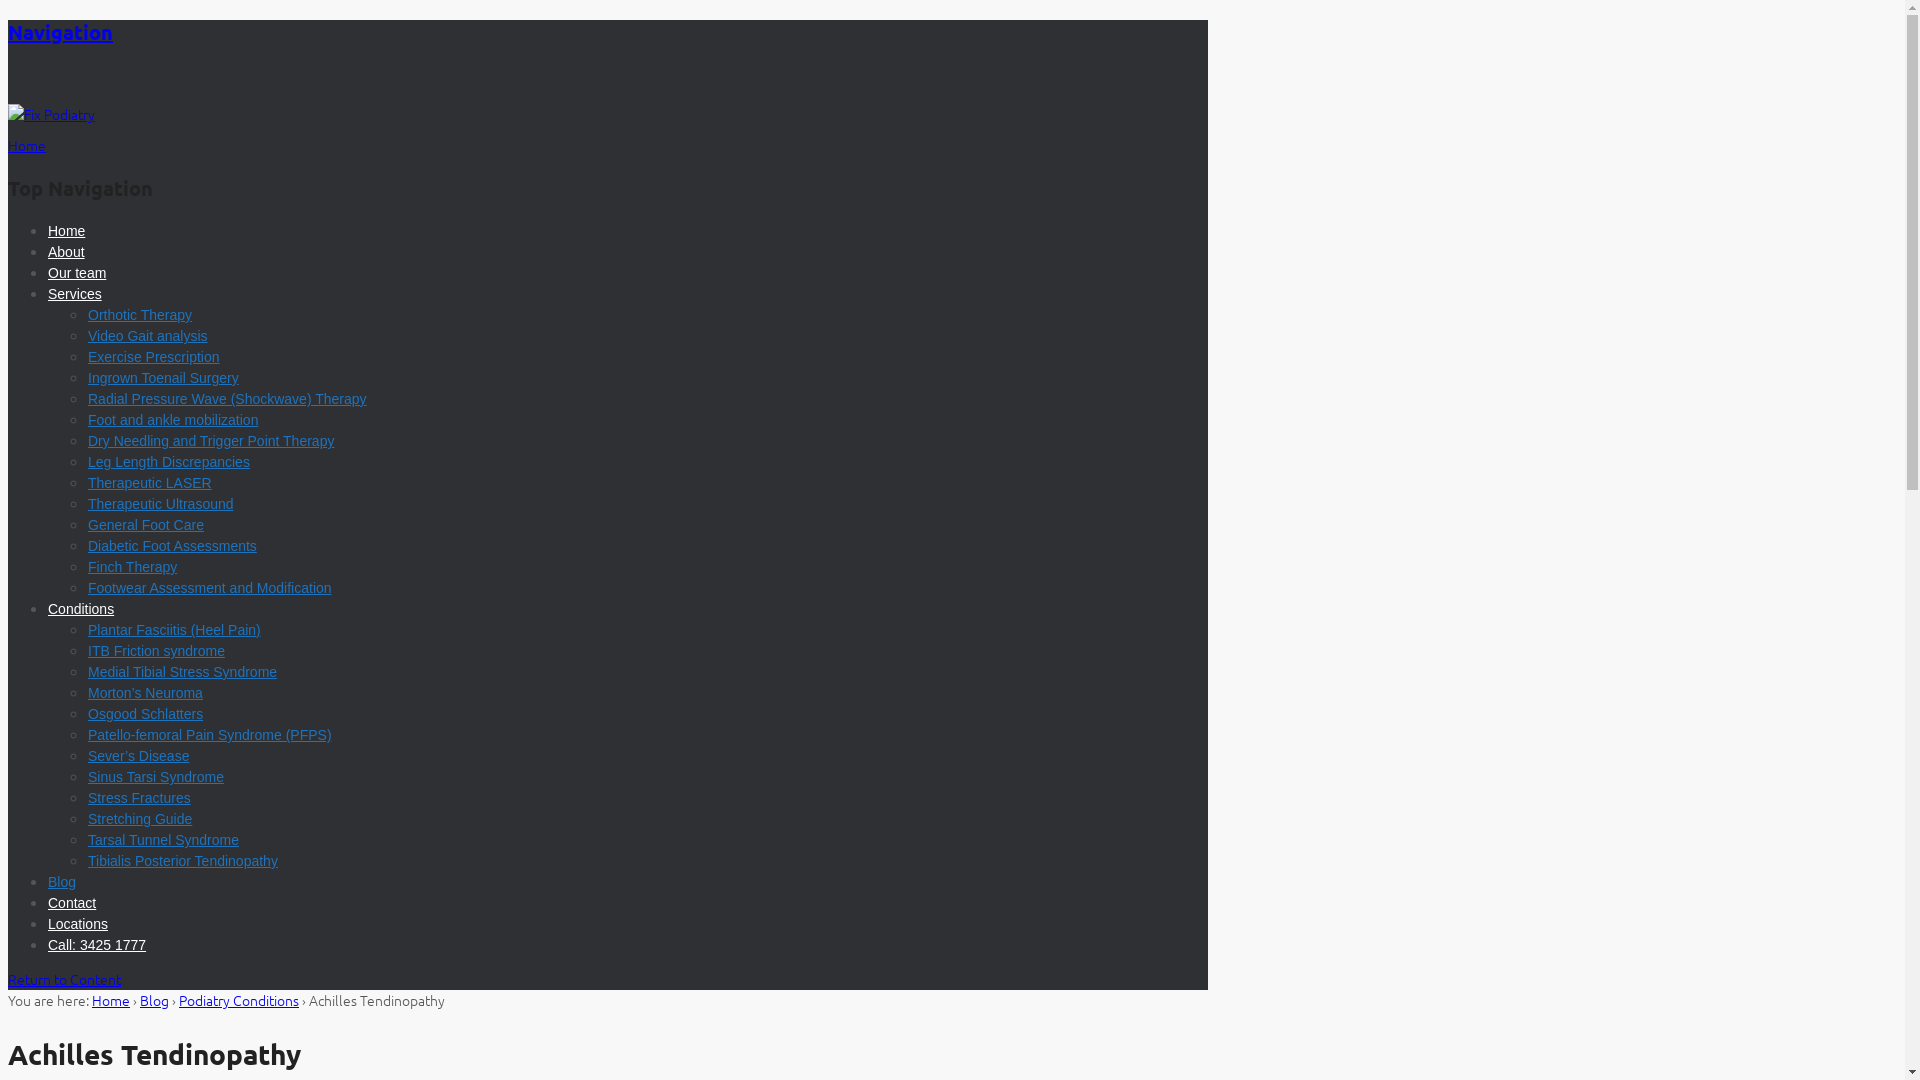  Describe the element at coordinates (76, 273) in the screenshot. I see `'Our team'` at that location.